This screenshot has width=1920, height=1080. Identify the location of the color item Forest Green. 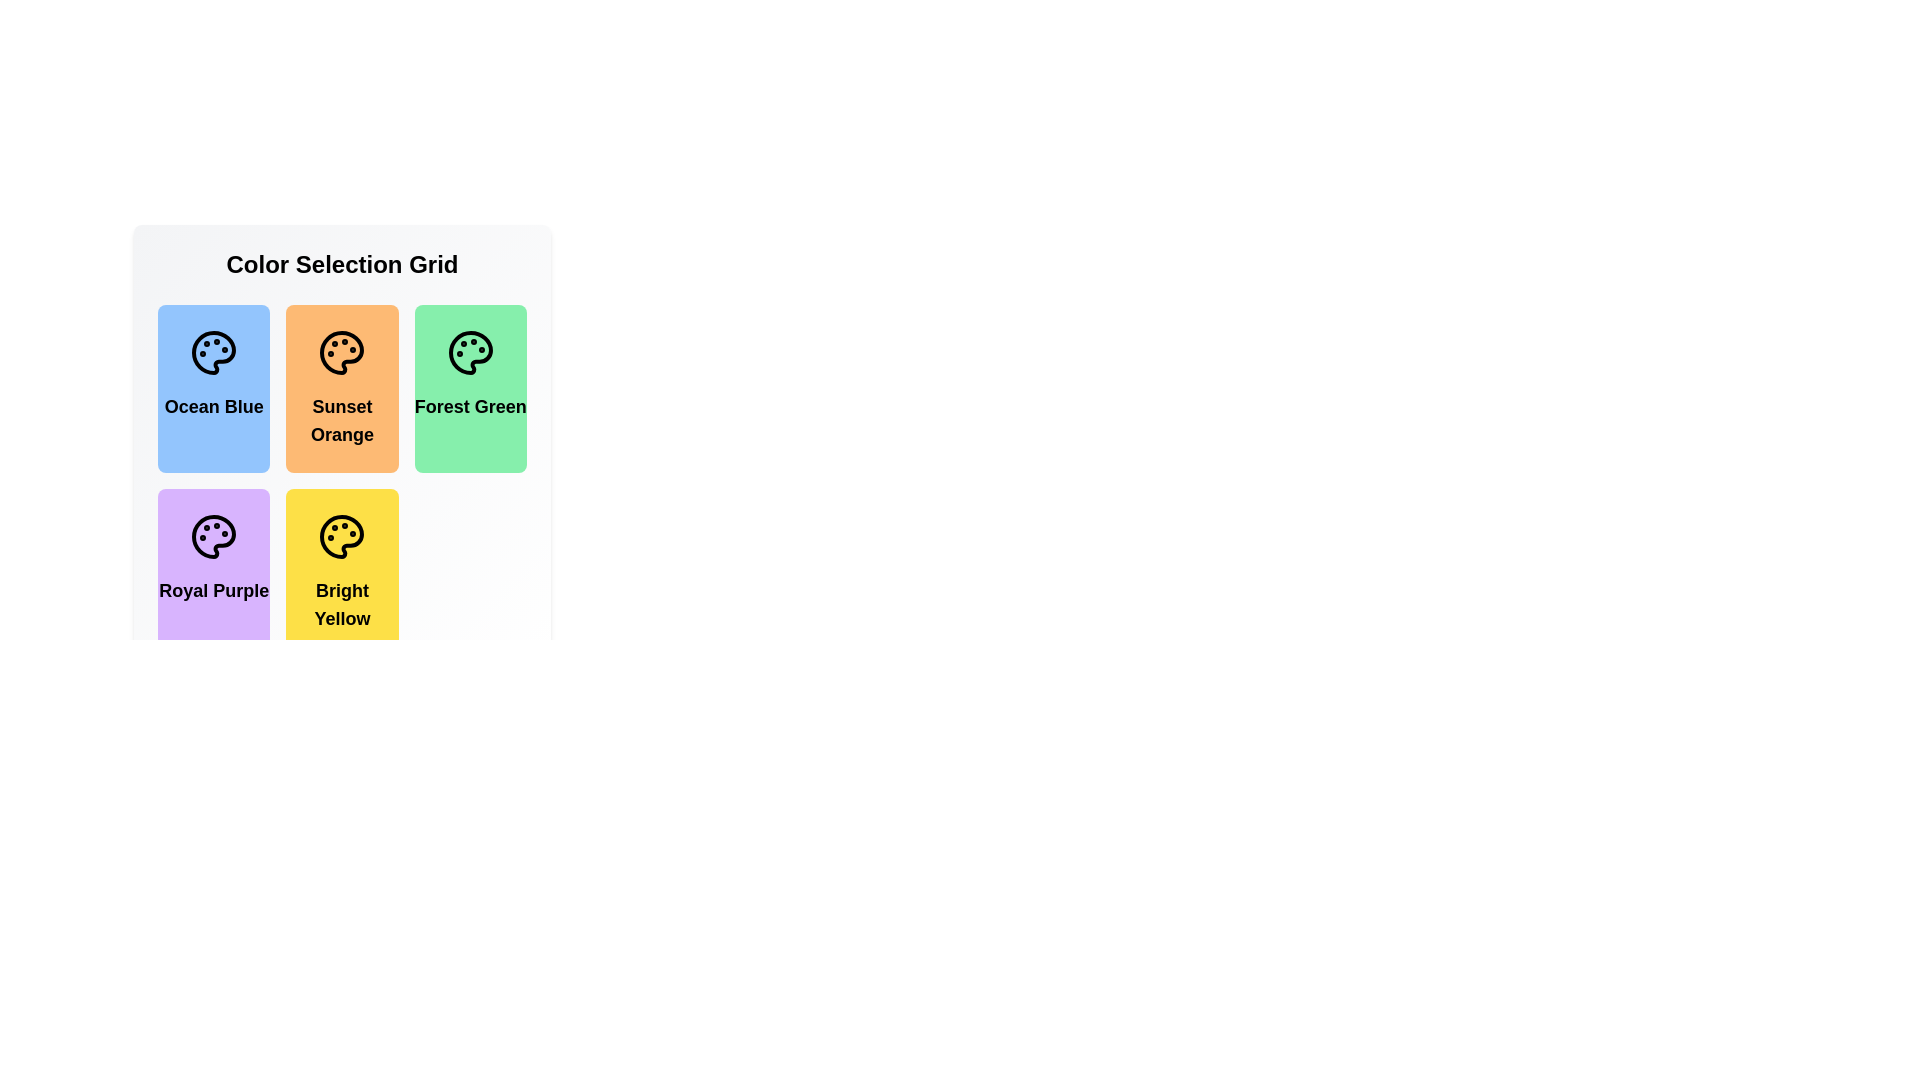
(469, 389).